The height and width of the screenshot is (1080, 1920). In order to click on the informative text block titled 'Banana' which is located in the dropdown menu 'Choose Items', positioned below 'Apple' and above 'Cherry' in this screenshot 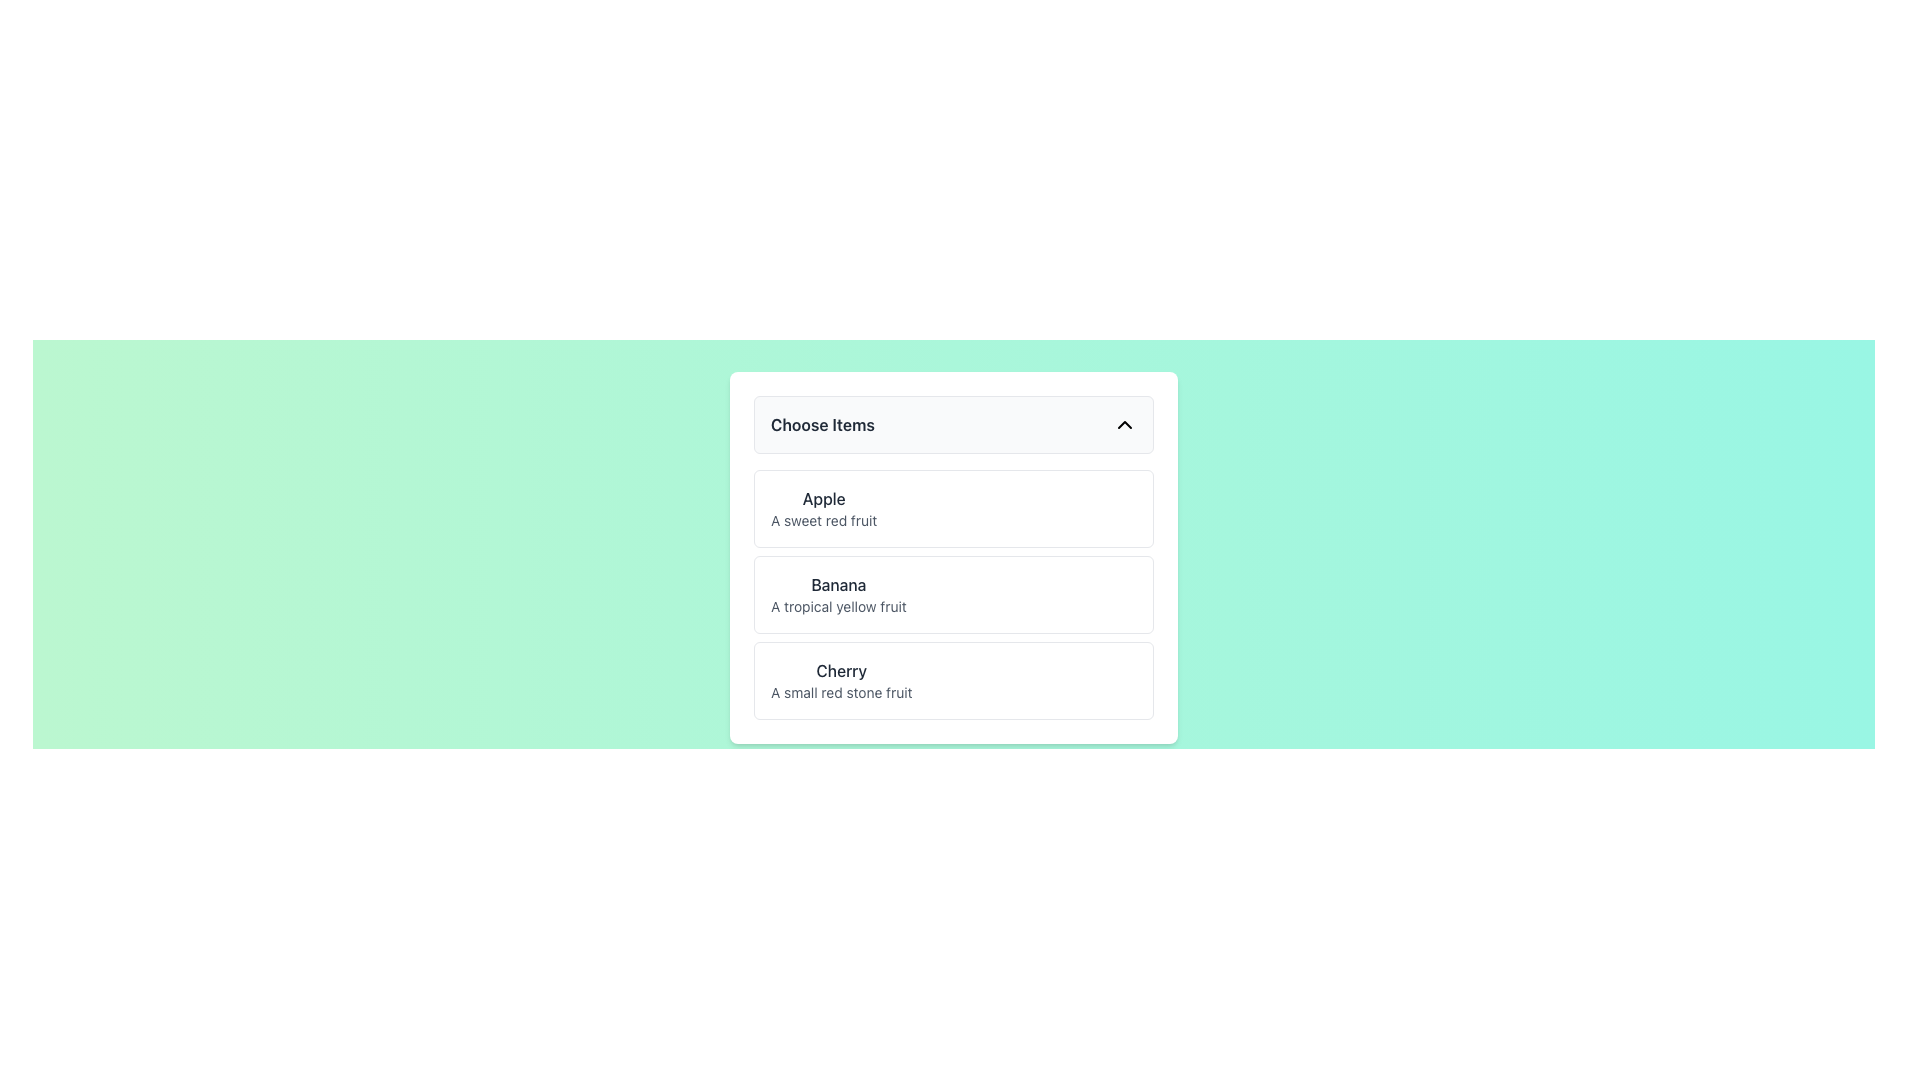, I will do `click(838, 593)`.